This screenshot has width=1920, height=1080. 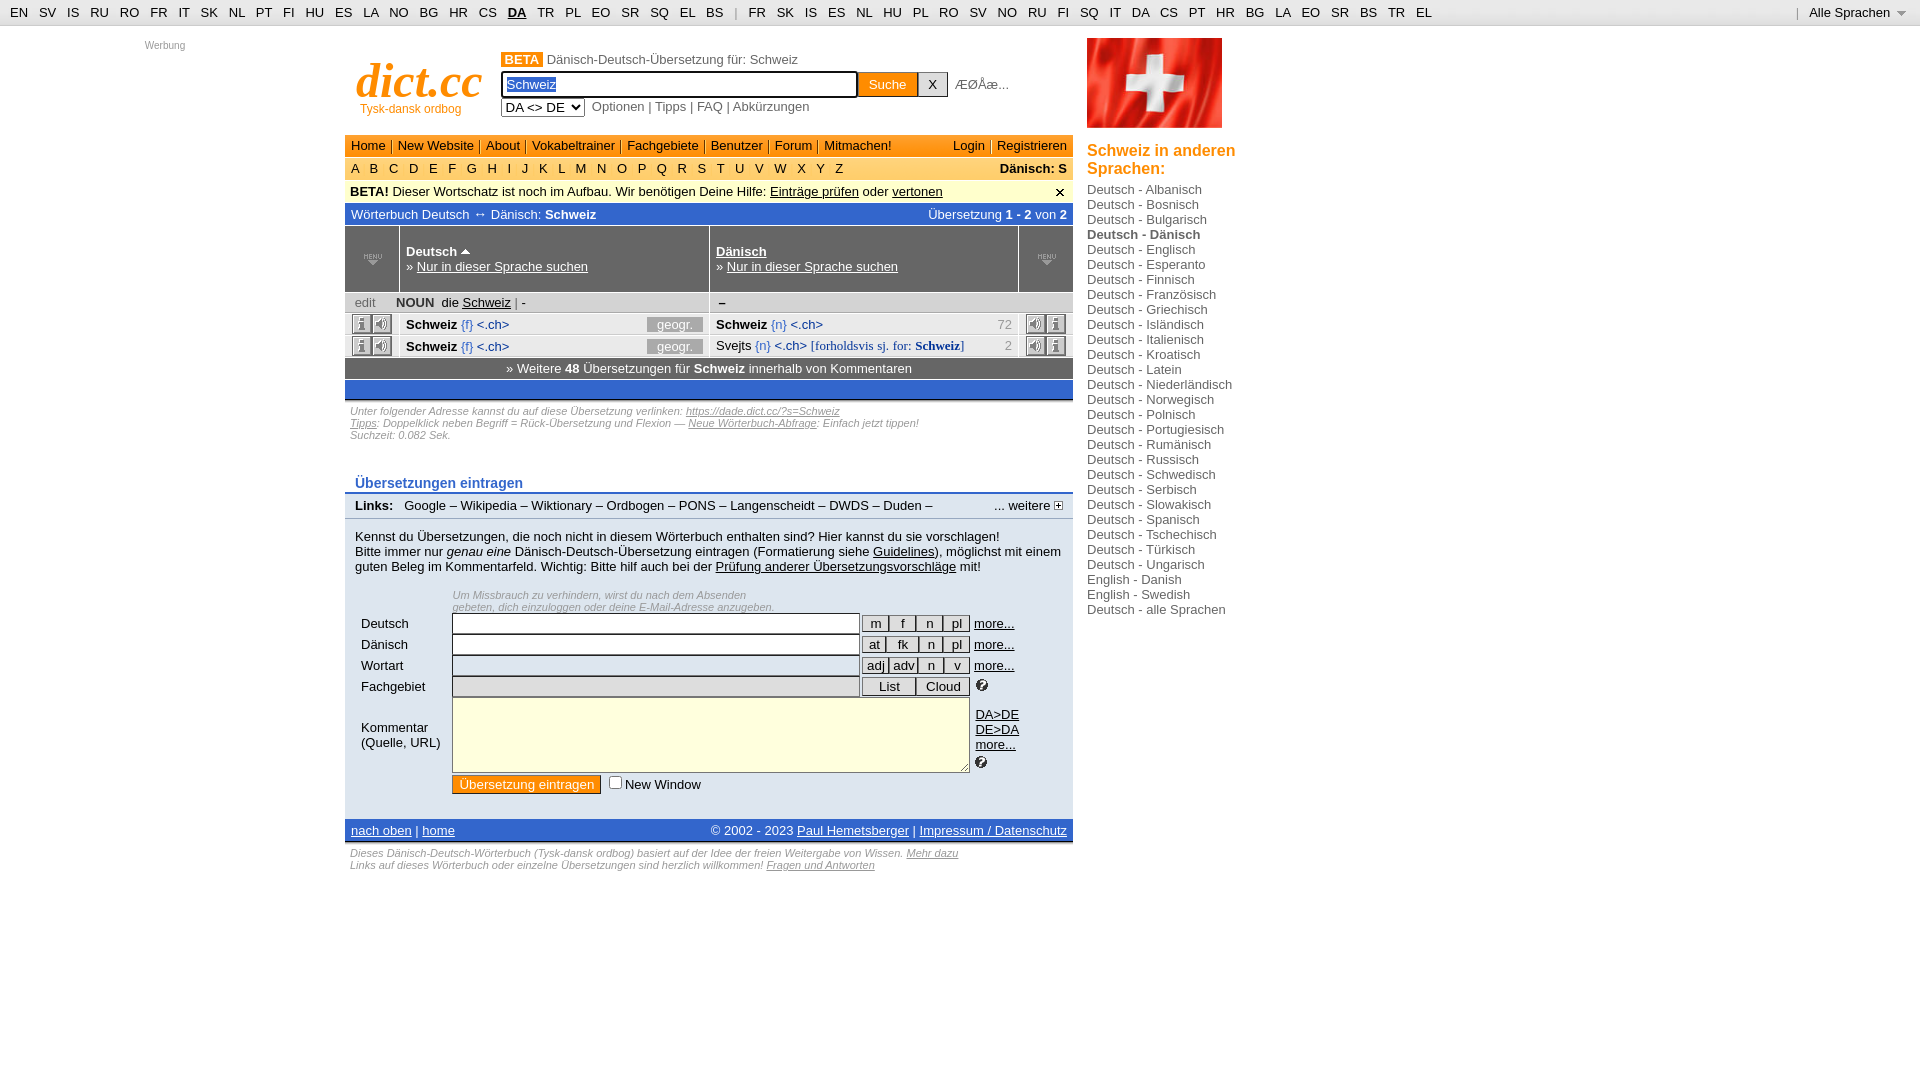 I want to click on 'Vokabeltrainer', so click(x=572, y=144).